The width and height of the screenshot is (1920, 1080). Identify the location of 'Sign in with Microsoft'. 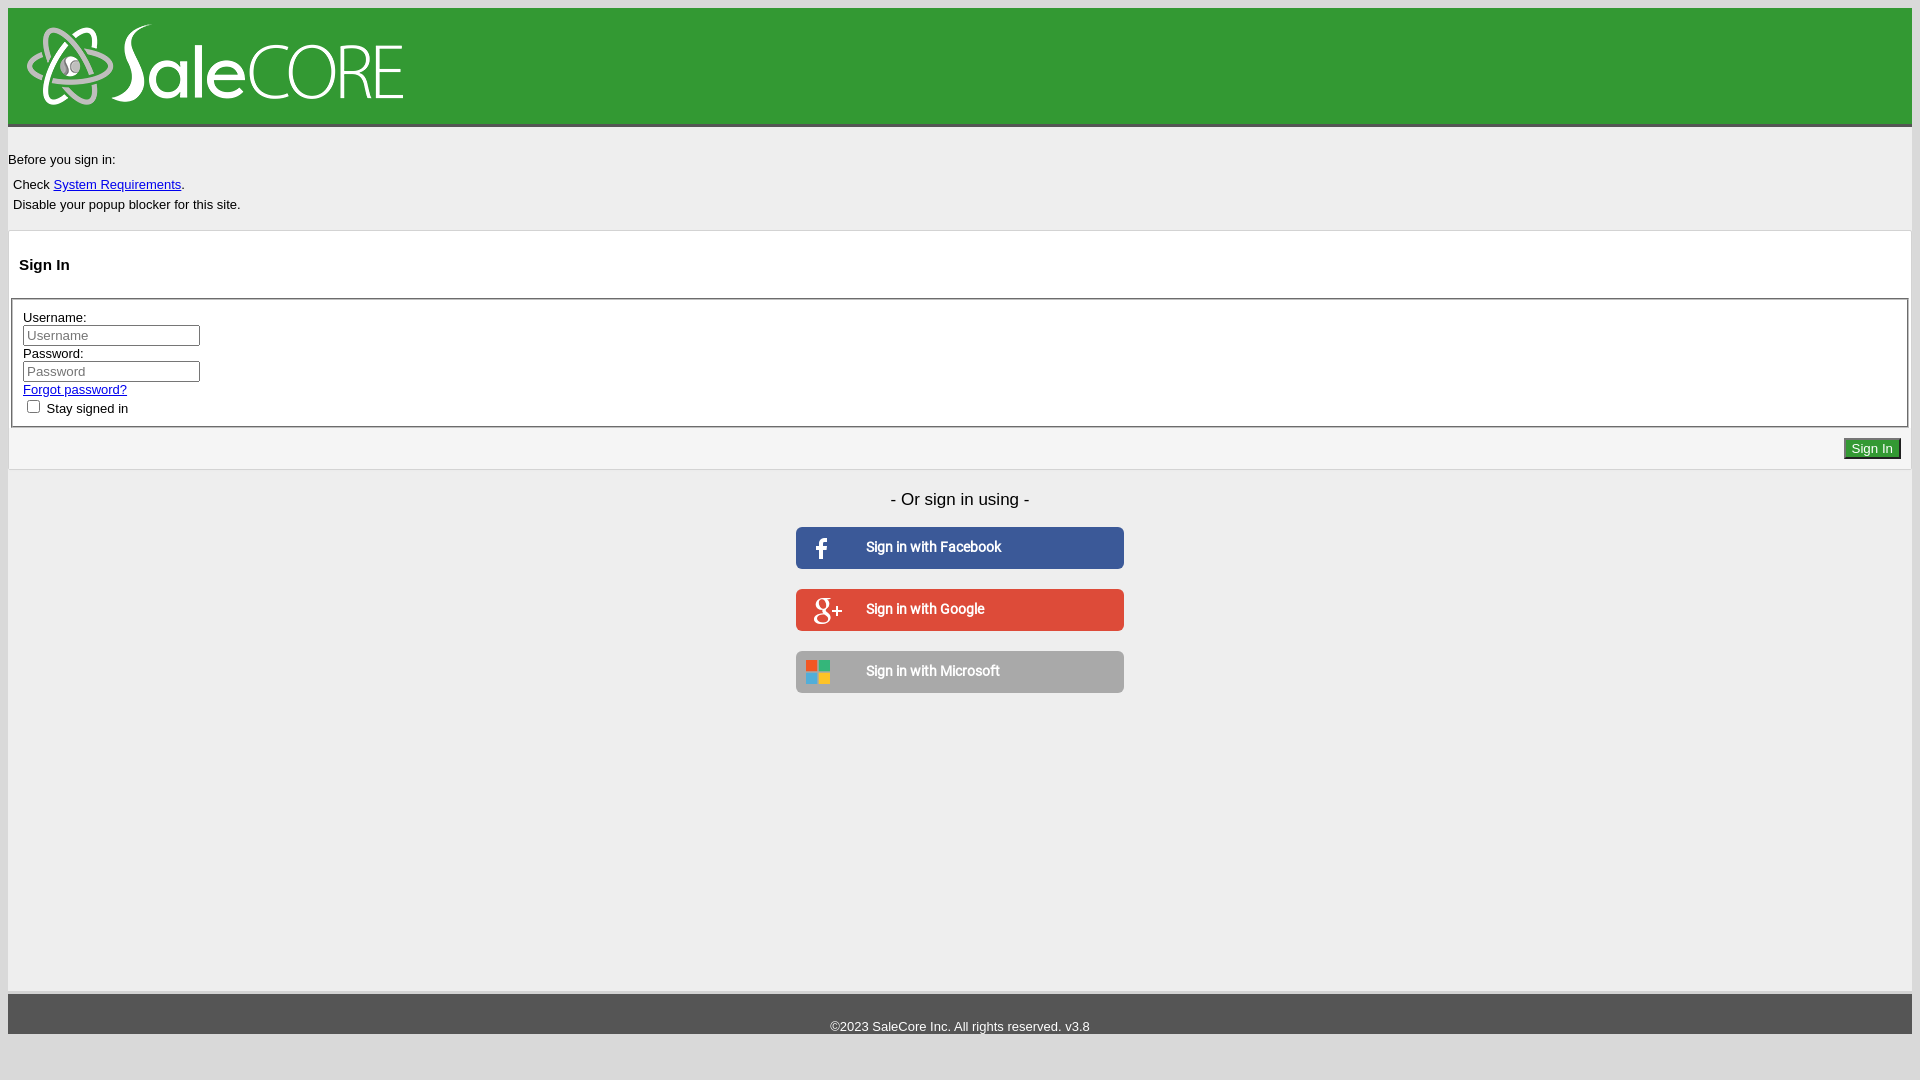
(960, 671).